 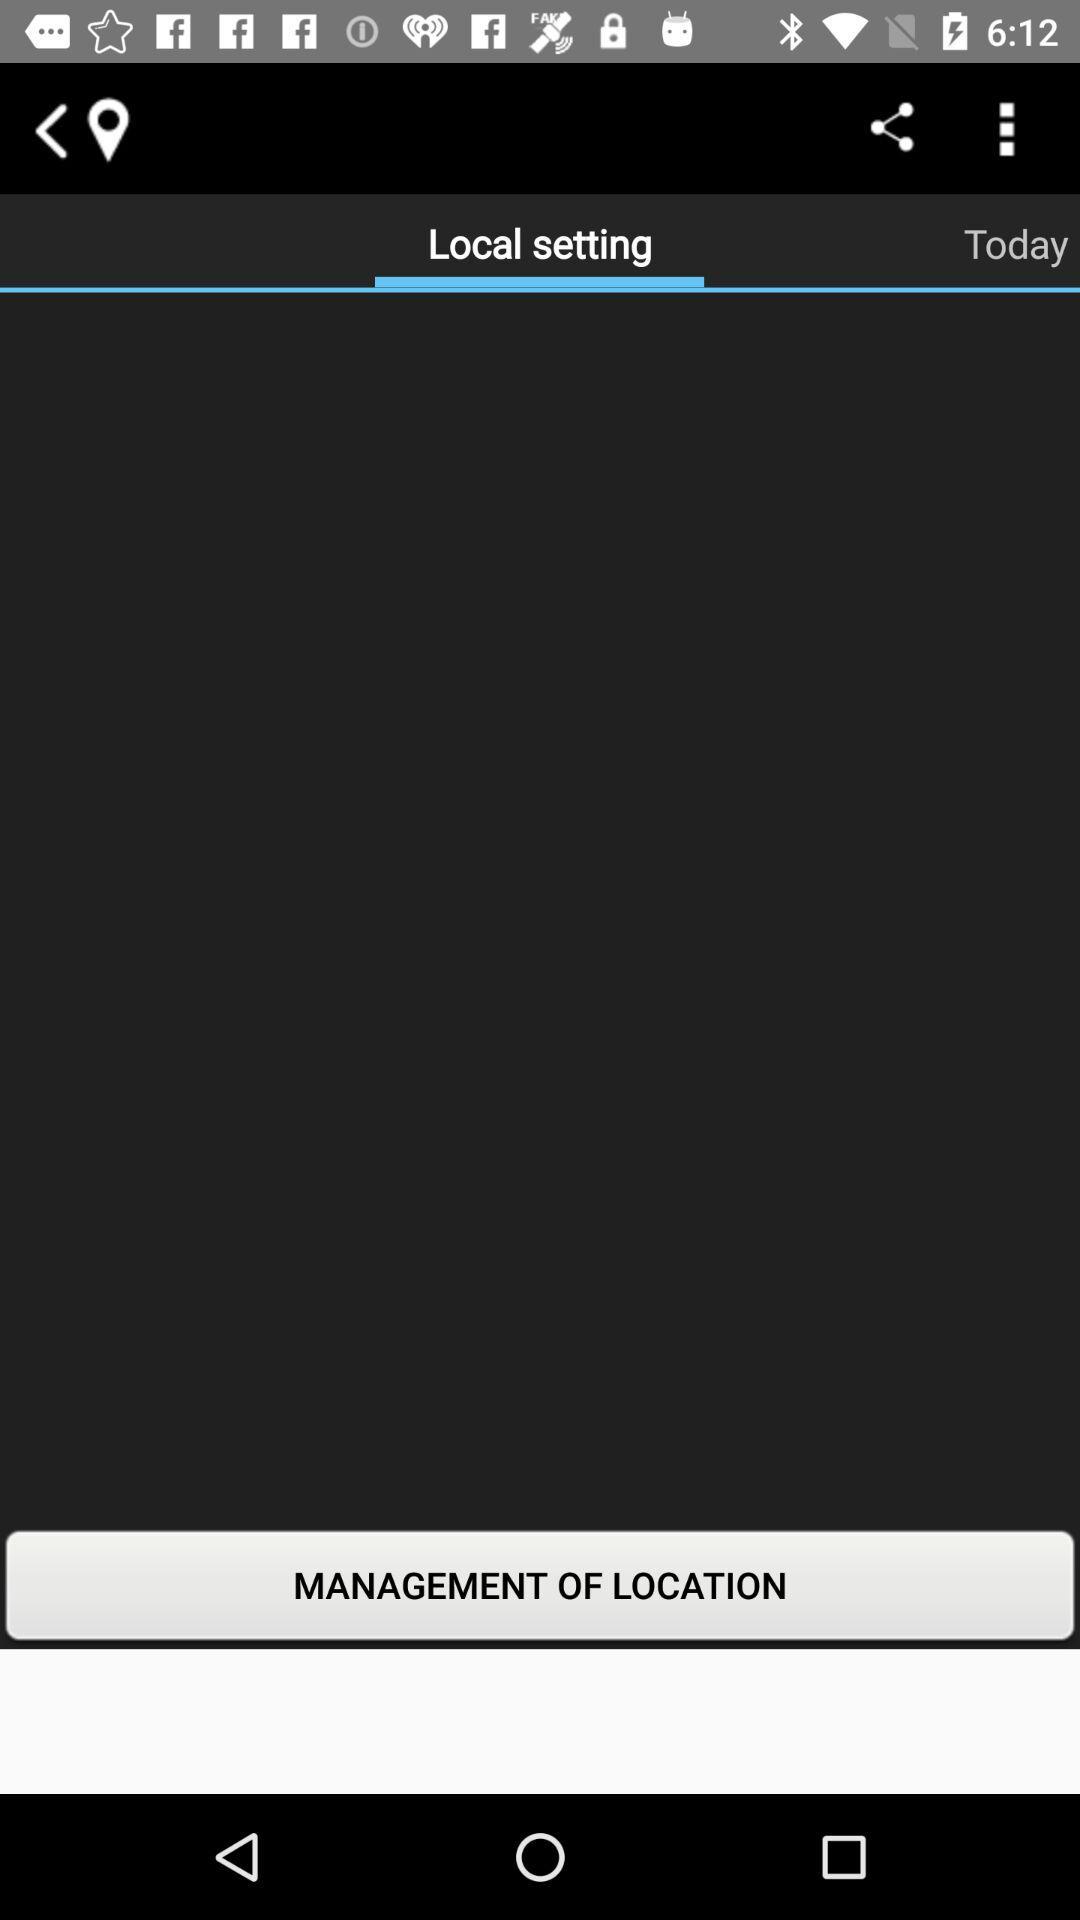 I want to click on the location icon, so click(x=107, y=127).